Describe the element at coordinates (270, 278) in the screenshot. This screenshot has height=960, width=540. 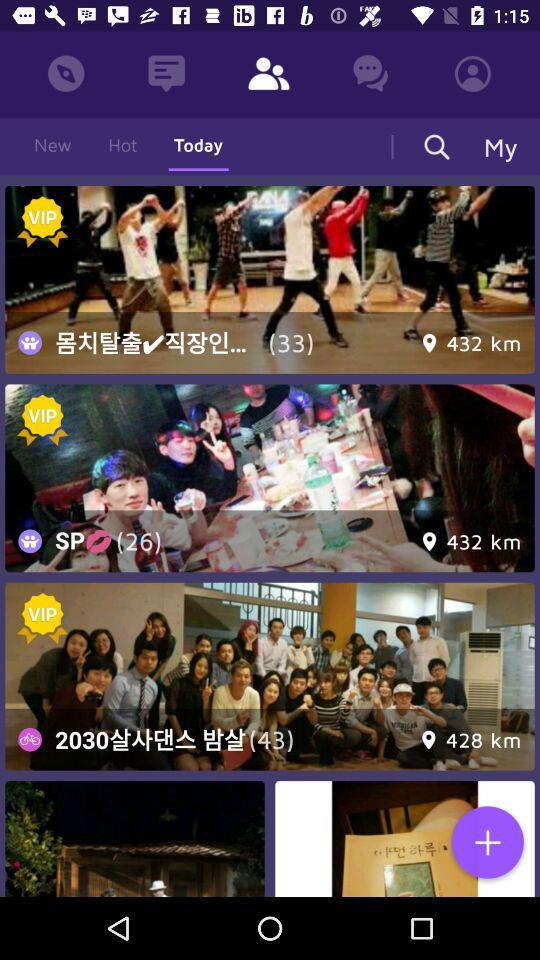
I see `choose the image` at that location.